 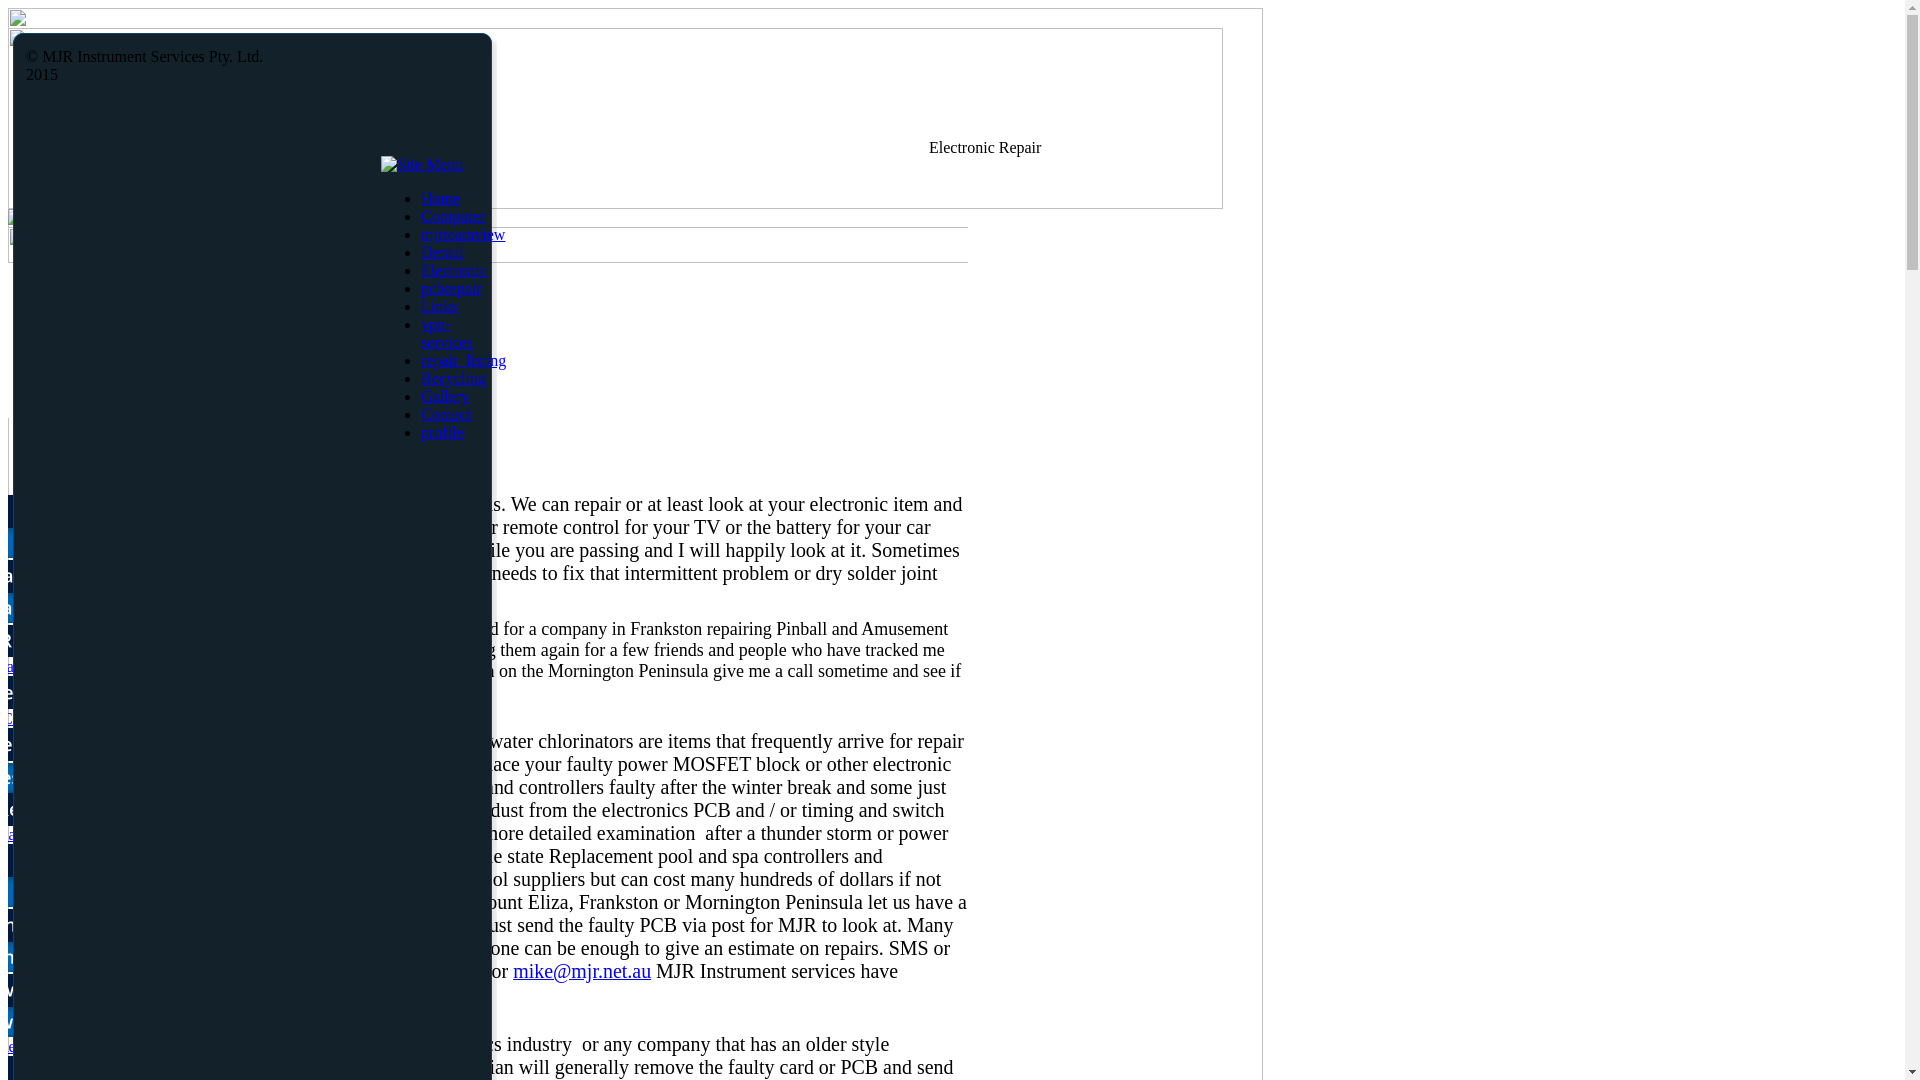 What do you see at coordinates (441, 251) in the screenshot?
I see `'Dental'` at bounding box center [441, 251].